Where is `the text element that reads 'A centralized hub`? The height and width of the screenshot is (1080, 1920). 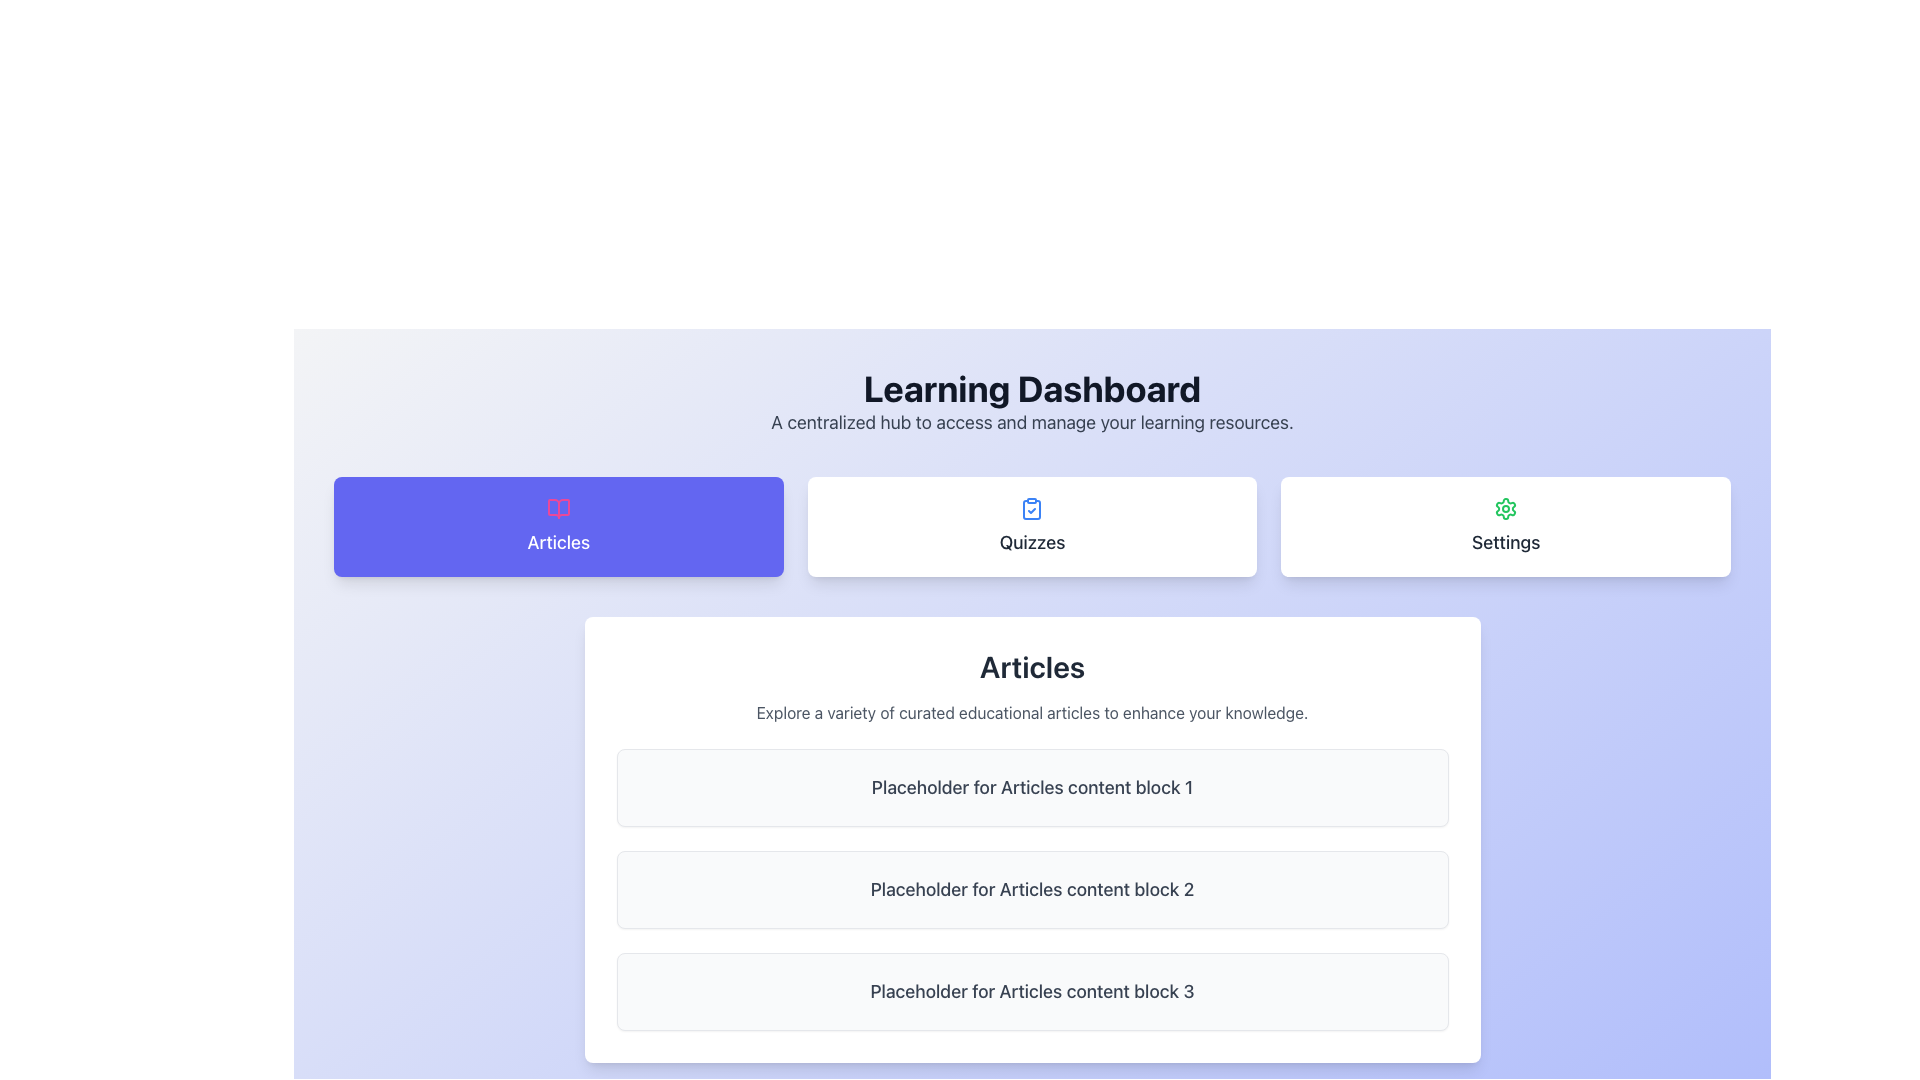 the text element that reads 'A centralized hub is located at coordinates (1032, 422).